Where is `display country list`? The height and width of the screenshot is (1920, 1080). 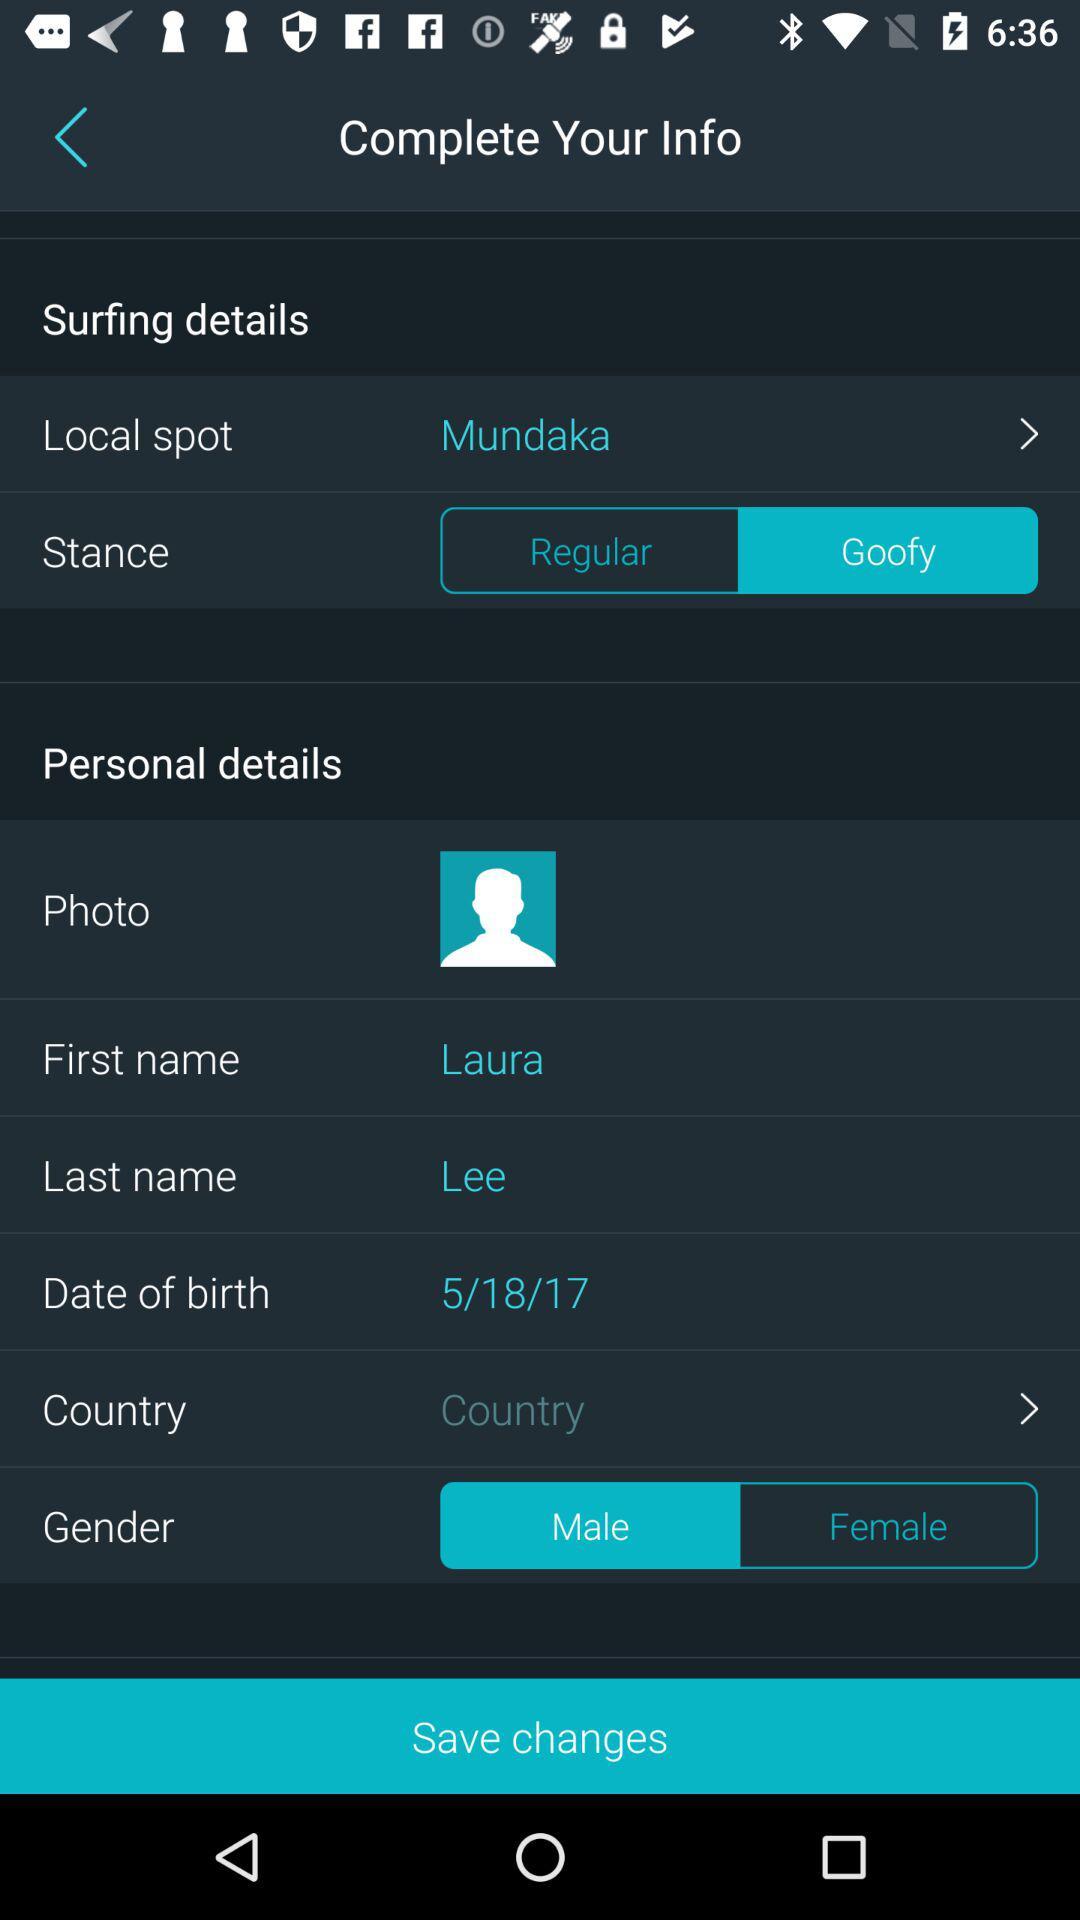 display country list is located at coordinates (739, 1407).